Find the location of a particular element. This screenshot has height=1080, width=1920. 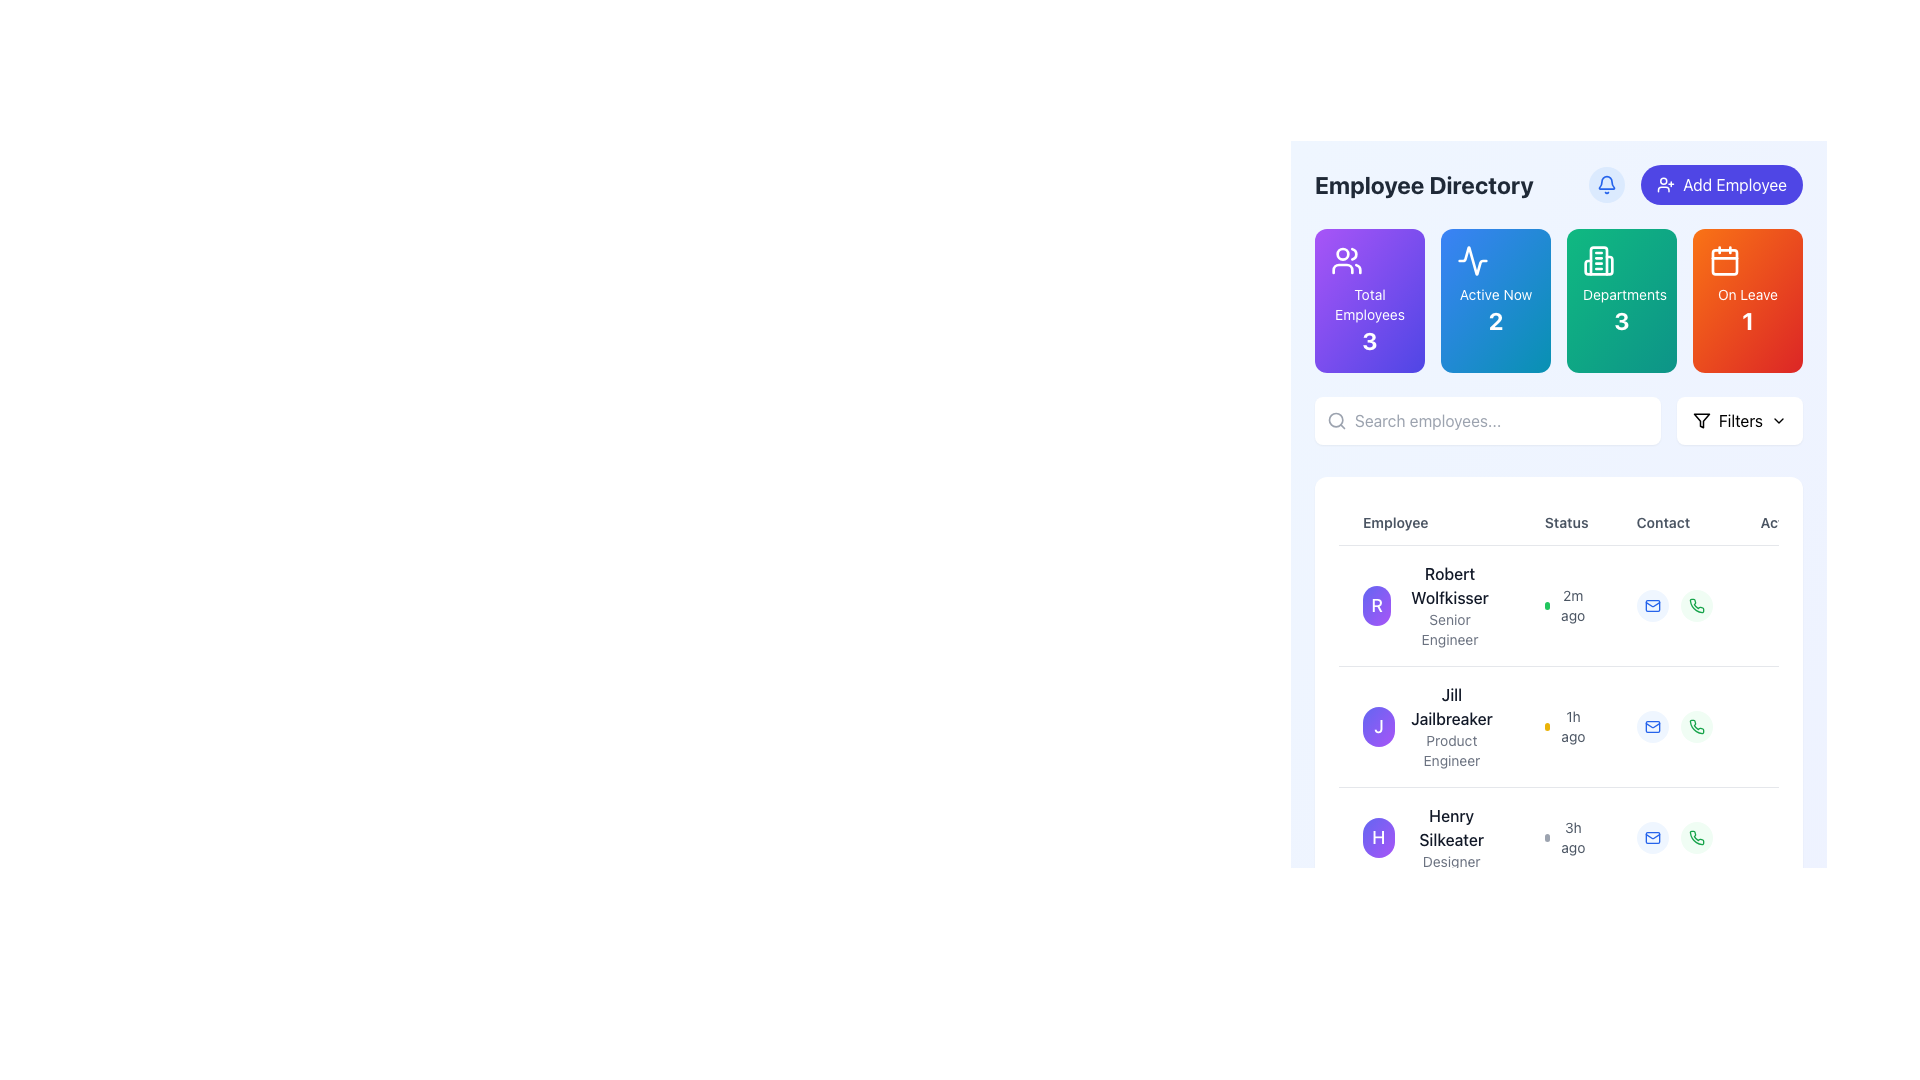

the second list item in the employee directory is located at coordinates (1428, 726).